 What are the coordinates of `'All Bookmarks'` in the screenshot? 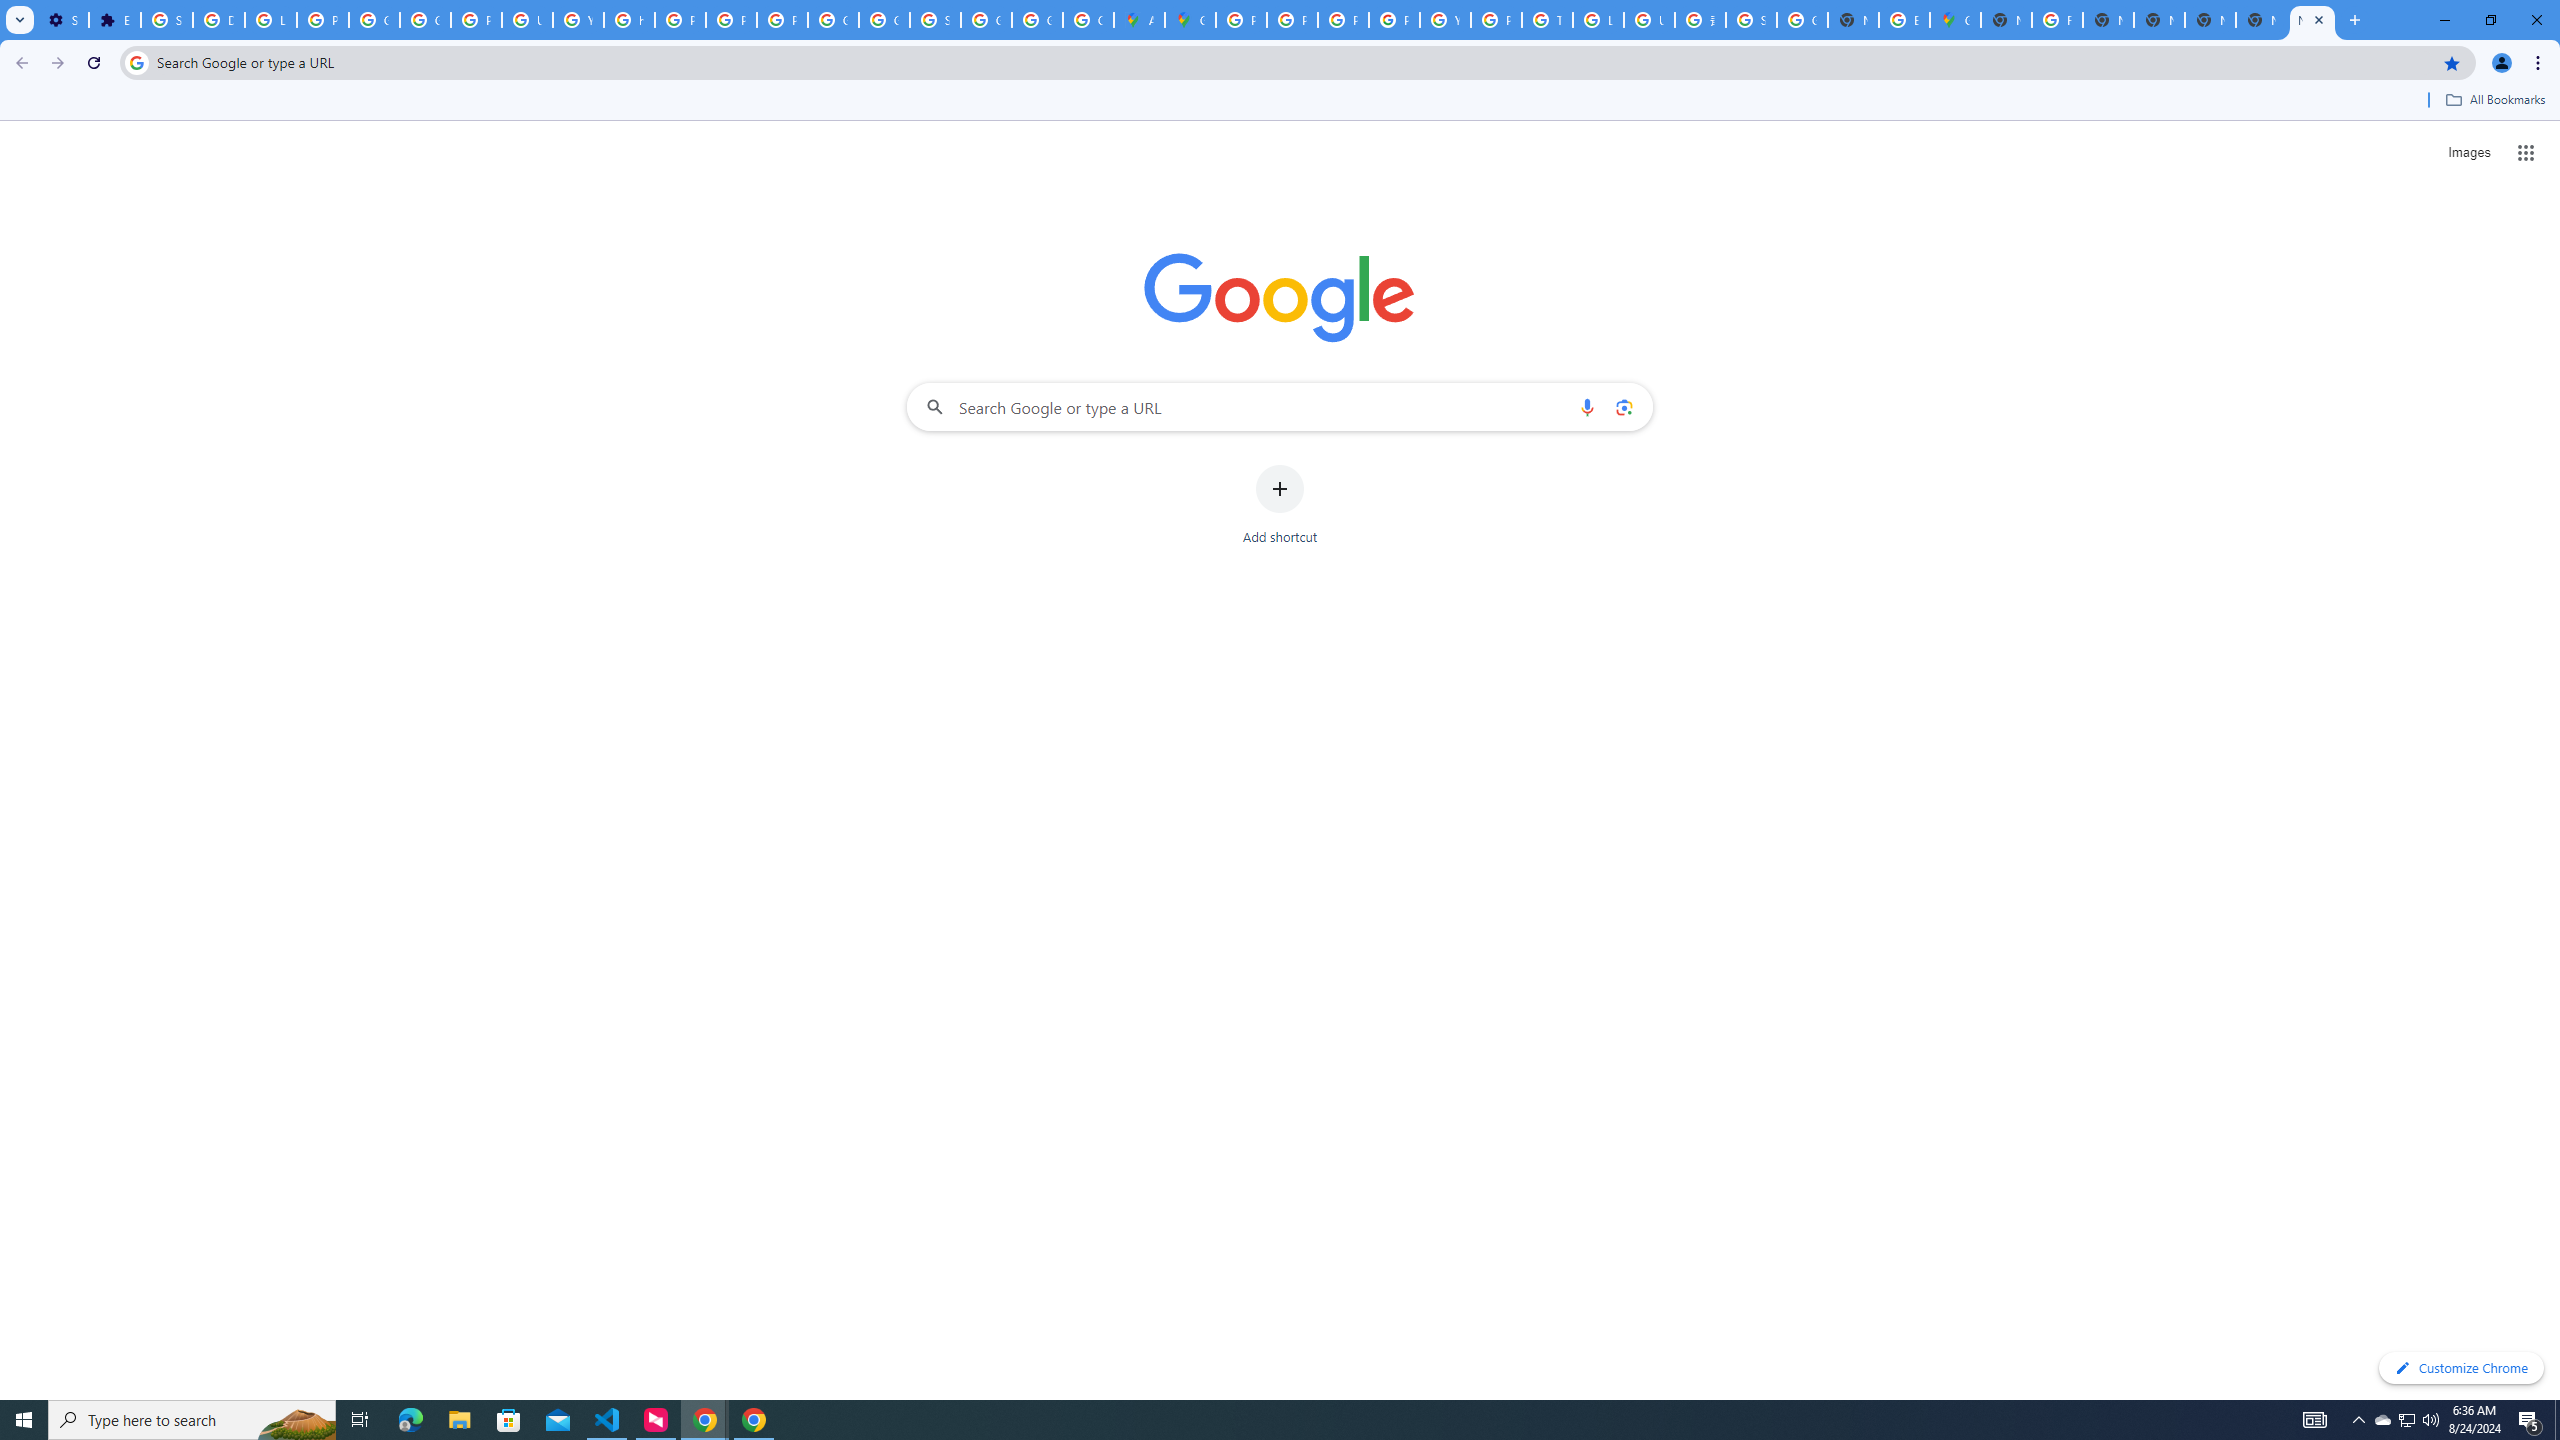 It's located at (2494, 99).